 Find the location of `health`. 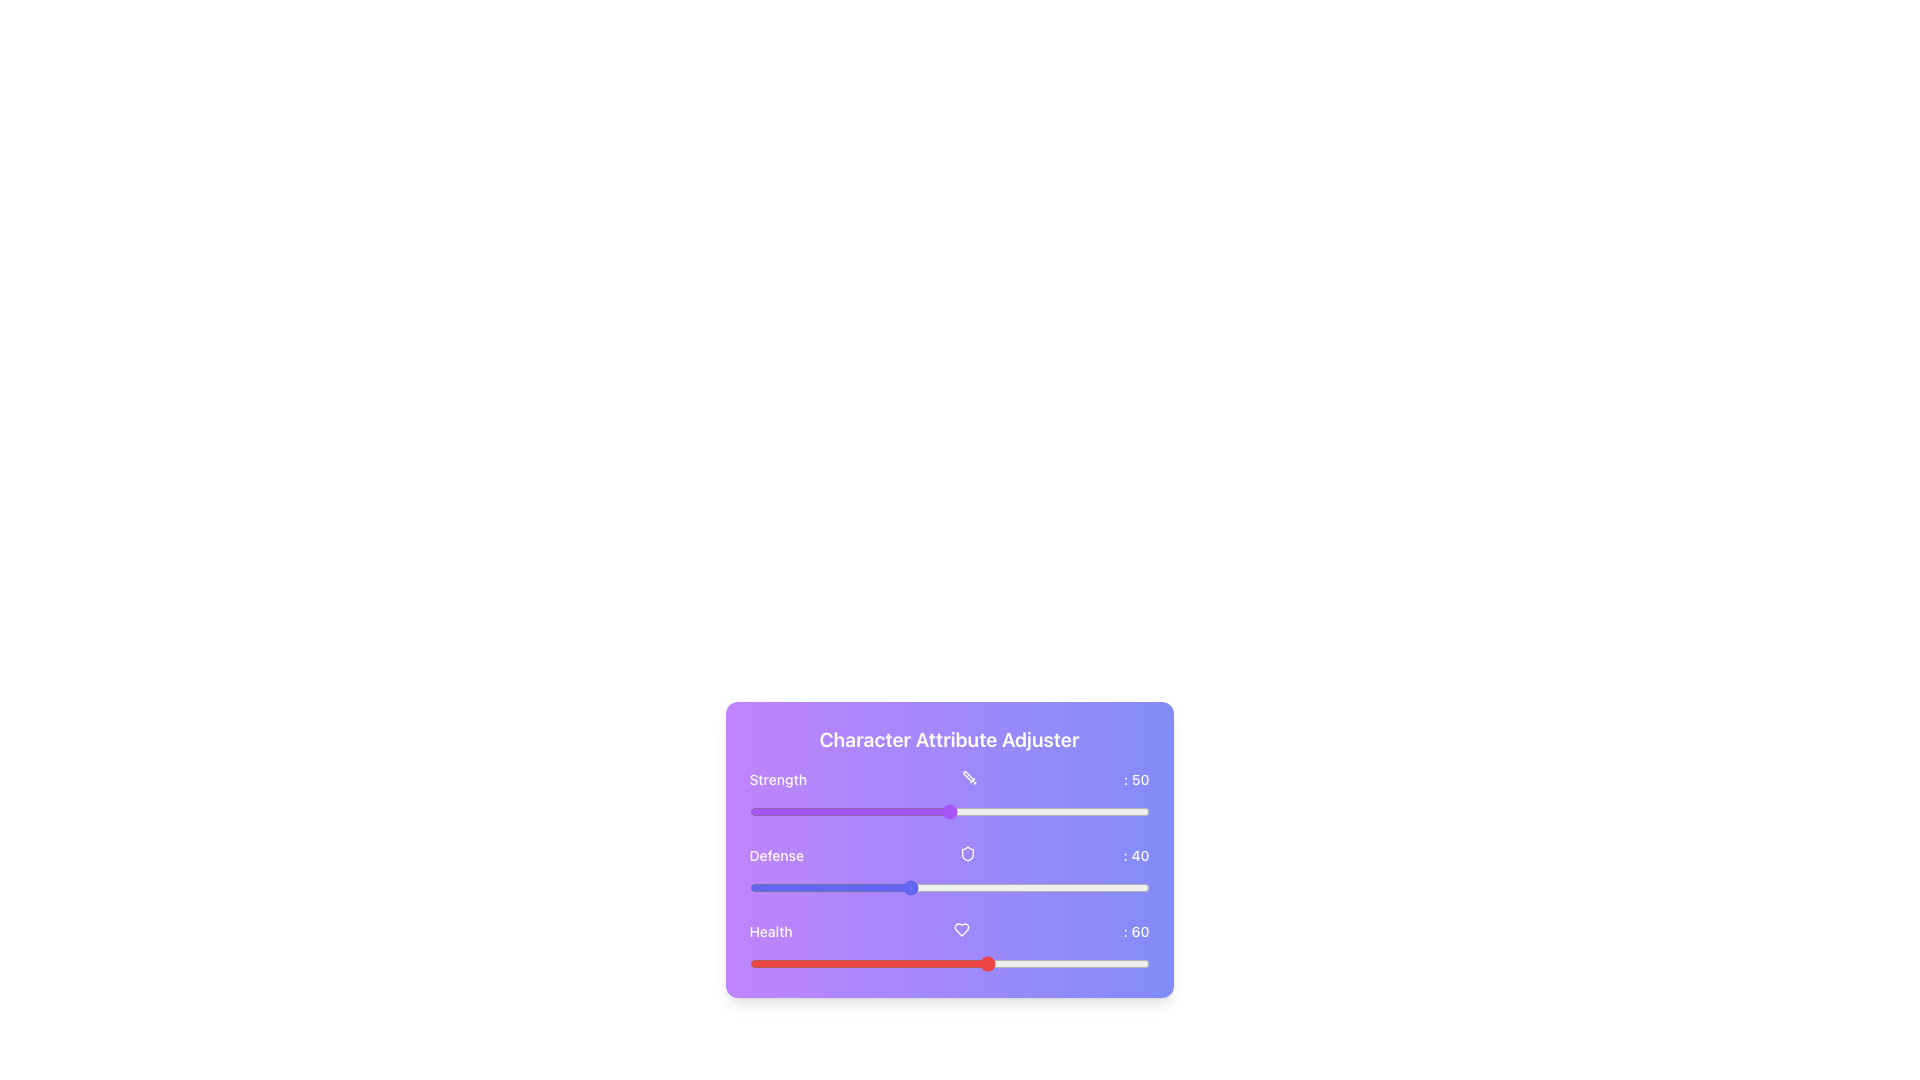

health is located at coordinates (877, 963).